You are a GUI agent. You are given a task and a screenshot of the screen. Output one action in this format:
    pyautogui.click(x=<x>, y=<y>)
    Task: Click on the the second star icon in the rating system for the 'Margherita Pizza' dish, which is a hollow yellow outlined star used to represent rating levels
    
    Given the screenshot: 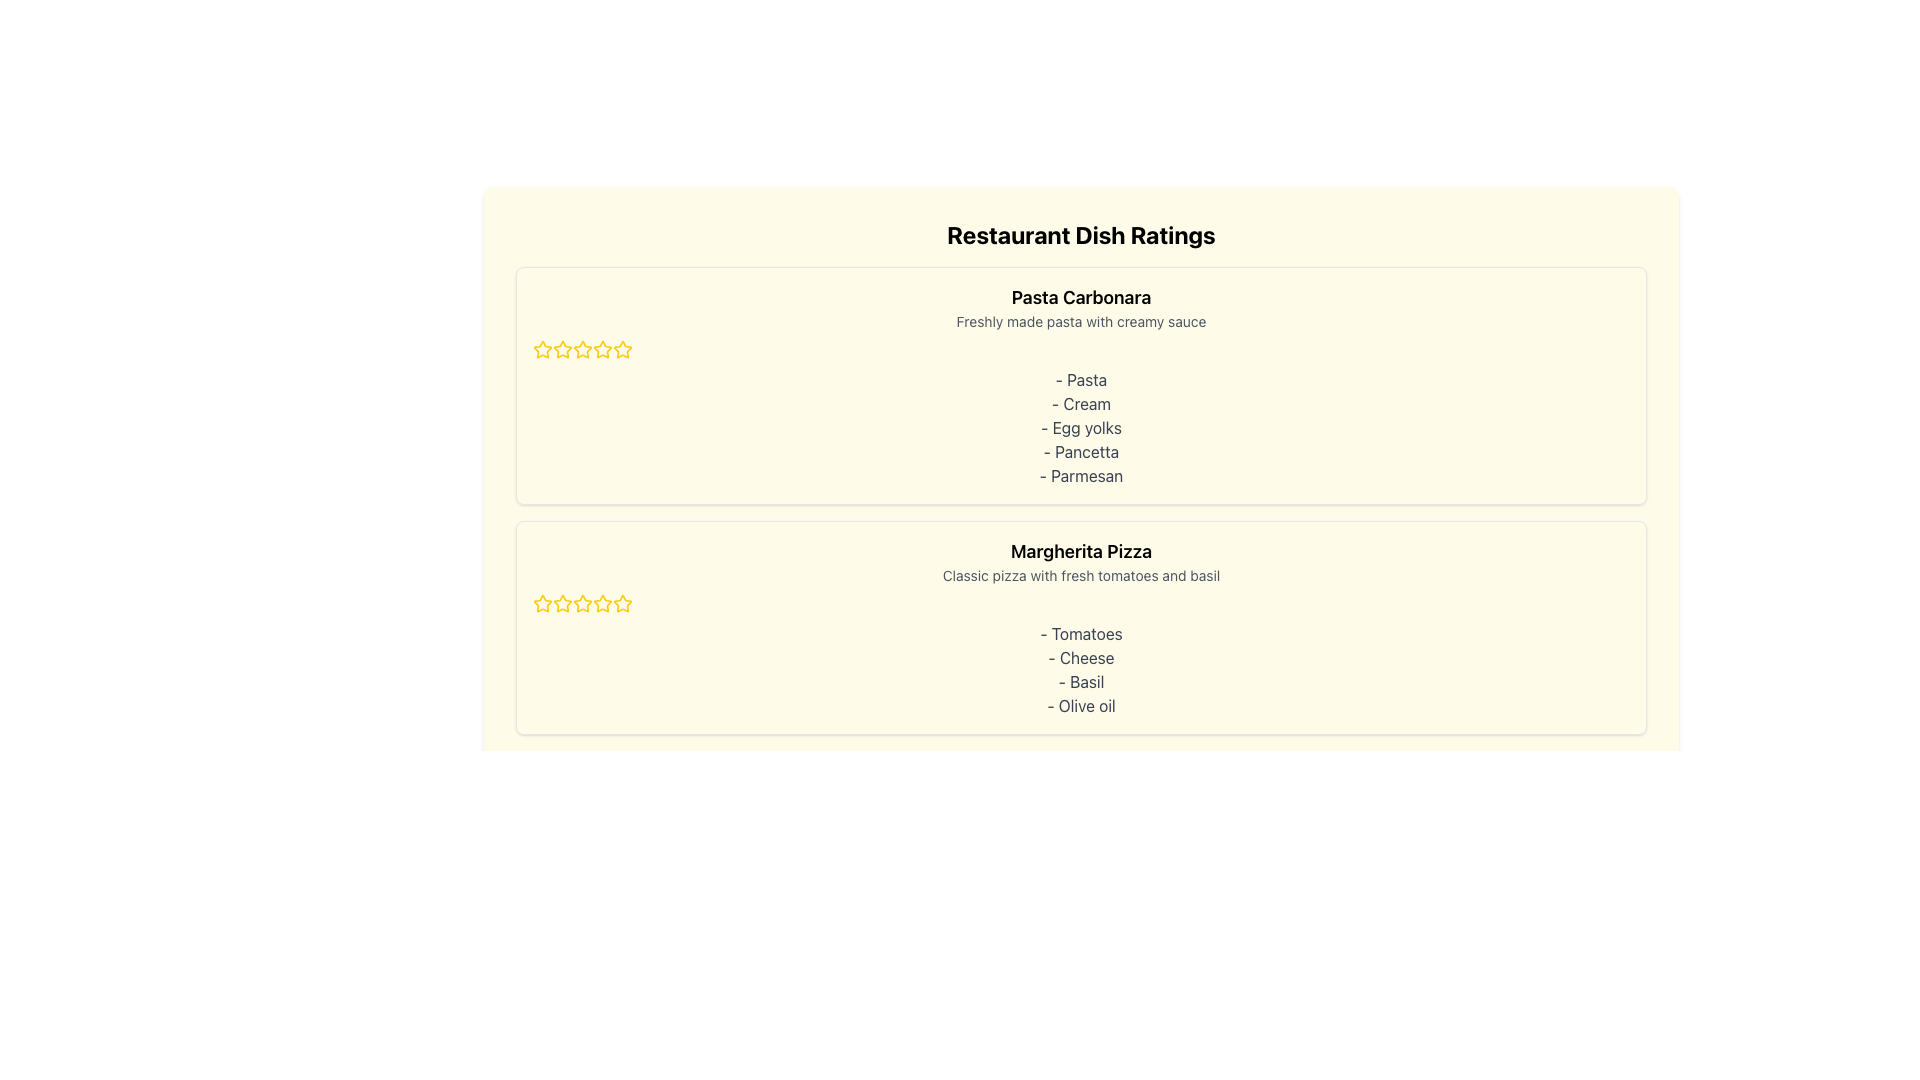 What is the action you would take?
    pyautogui.click(x=581, y=602)
    